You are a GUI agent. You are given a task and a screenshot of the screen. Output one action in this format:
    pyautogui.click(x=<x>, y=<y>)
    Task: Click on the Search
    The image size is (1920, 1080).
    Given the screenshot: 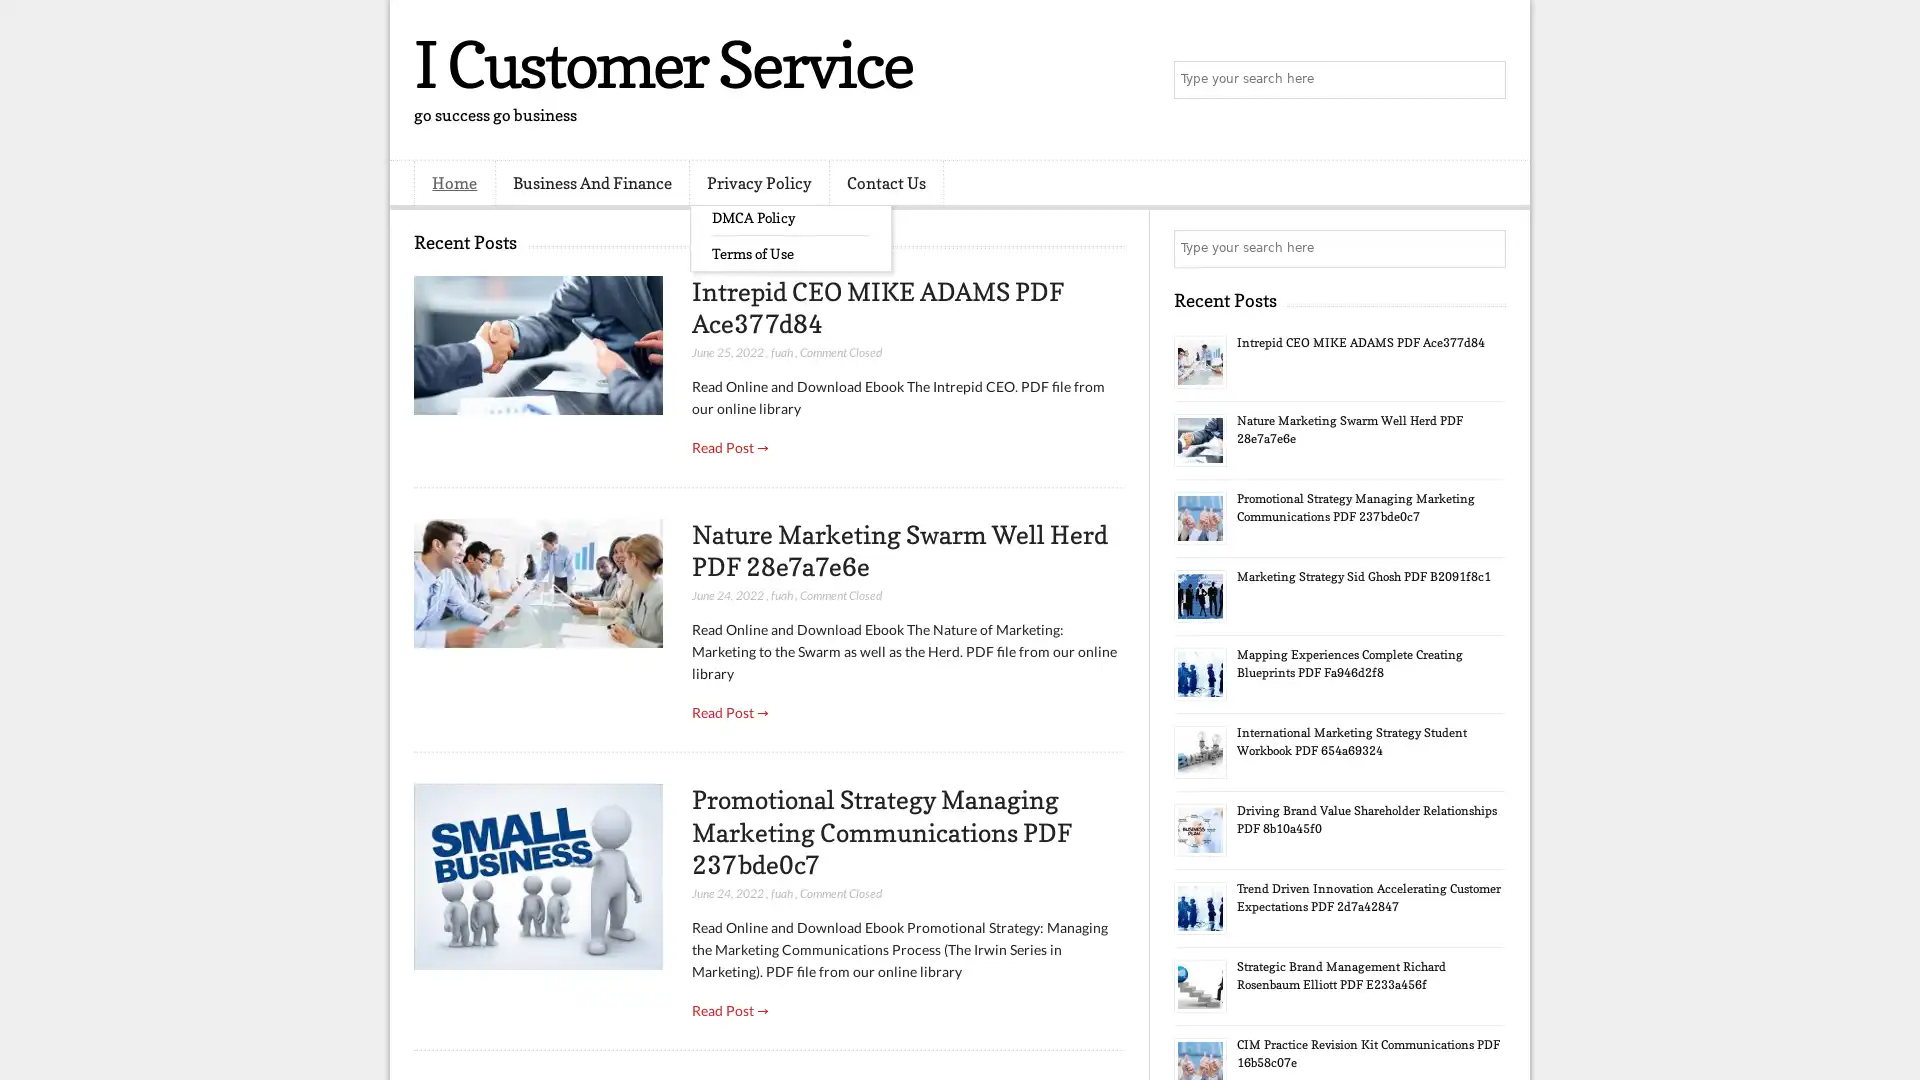 What is the action you would take?
    pyautogui.click(x=1485, y=80)
    